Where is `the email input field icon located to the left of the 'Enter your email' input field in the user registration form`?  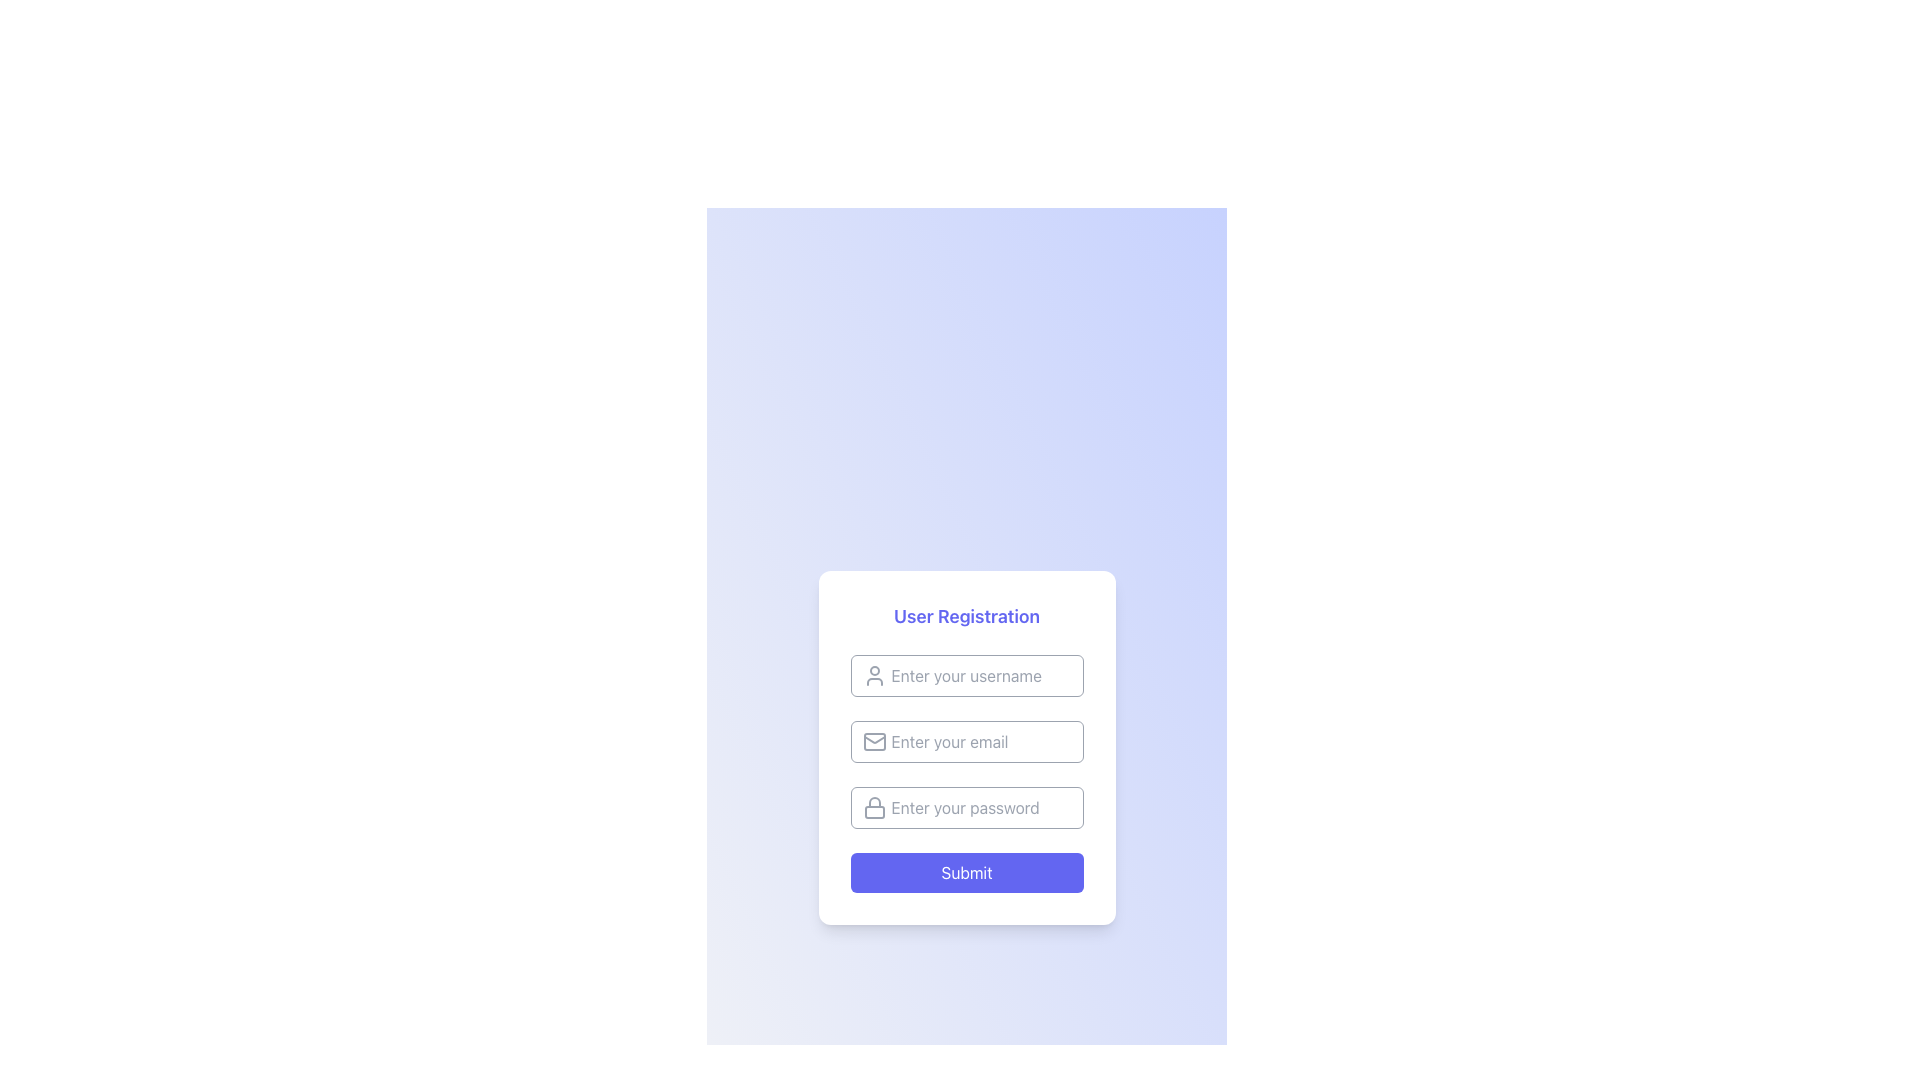 the email input field icon located to the left of the 'Enter your email' input field in the user registration form is located at coordinates (874, 741).